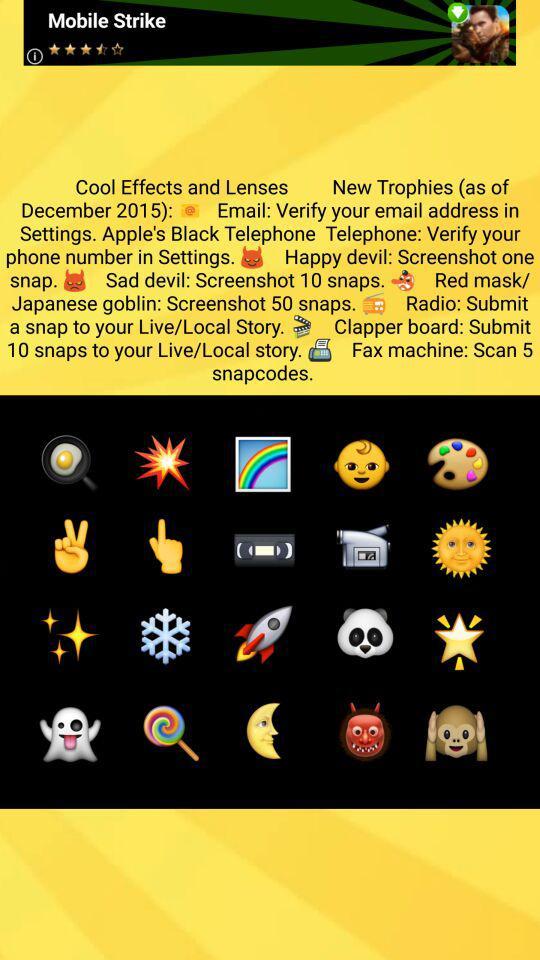 This screenshot has height=960, width=540. I want to click on header, so click(269, 31).